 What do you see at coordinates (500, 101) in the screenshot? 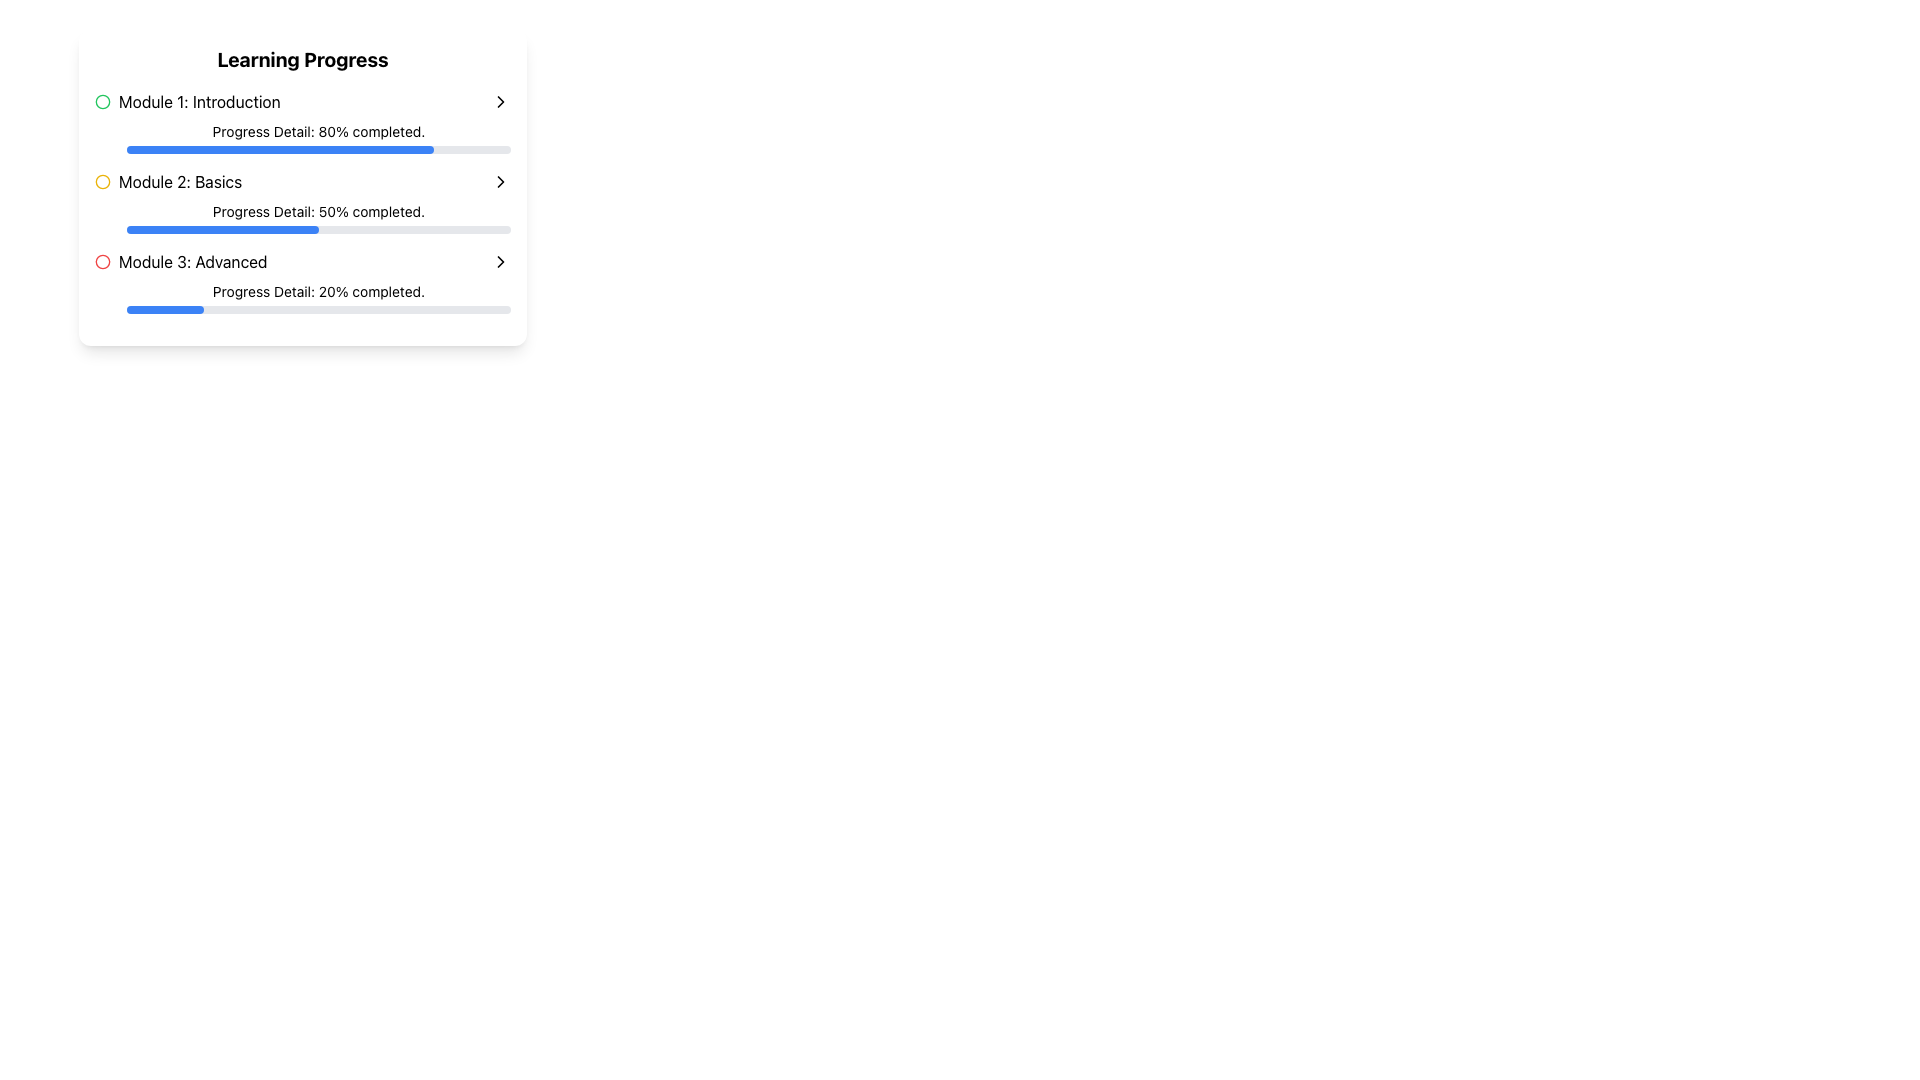
I see `the right-pointing chevron icon` at bounding box center [500, 101].